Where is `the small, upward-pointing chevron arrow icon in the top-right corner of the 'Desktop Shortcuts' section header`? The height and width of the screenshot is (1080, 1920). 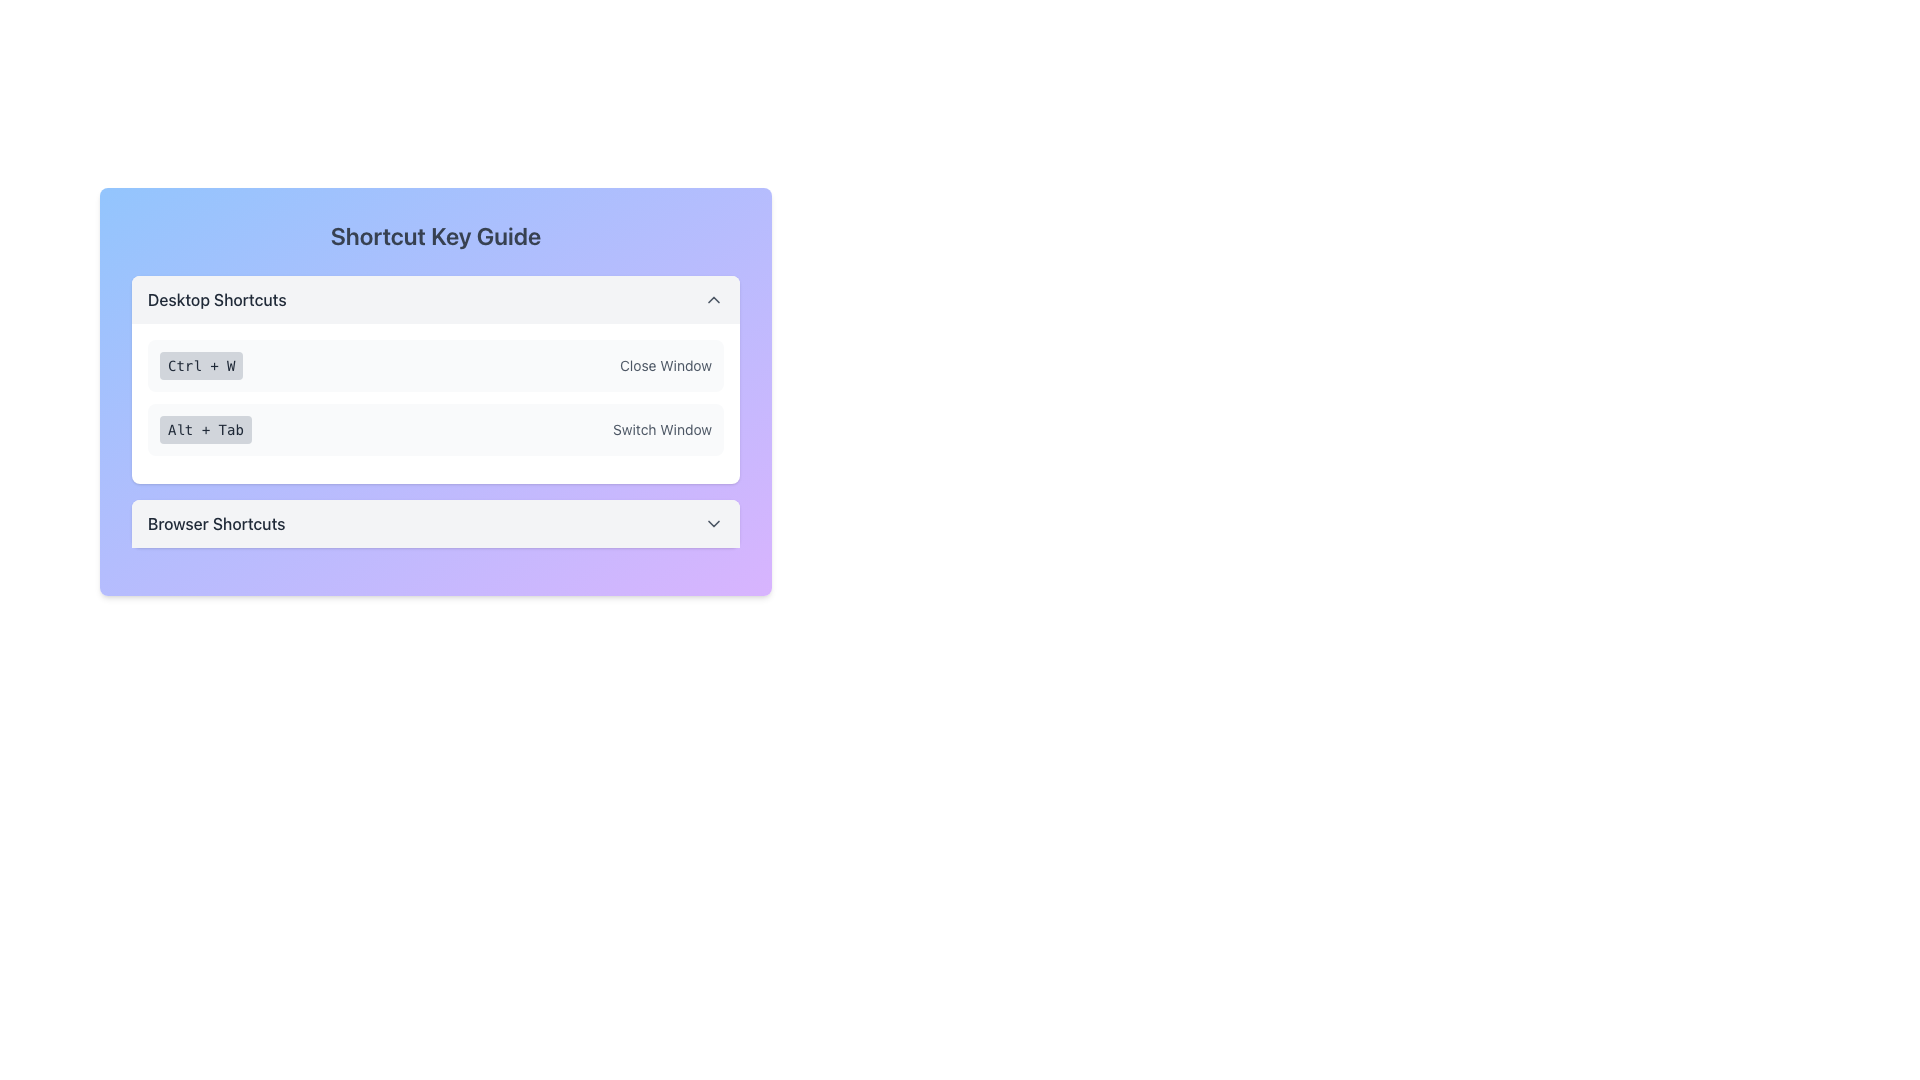 the small, upward-pointing chevron arrow icon in the top-right corner of the 'Desktop Shortcuts' section header is located at coordinates (714, 300).